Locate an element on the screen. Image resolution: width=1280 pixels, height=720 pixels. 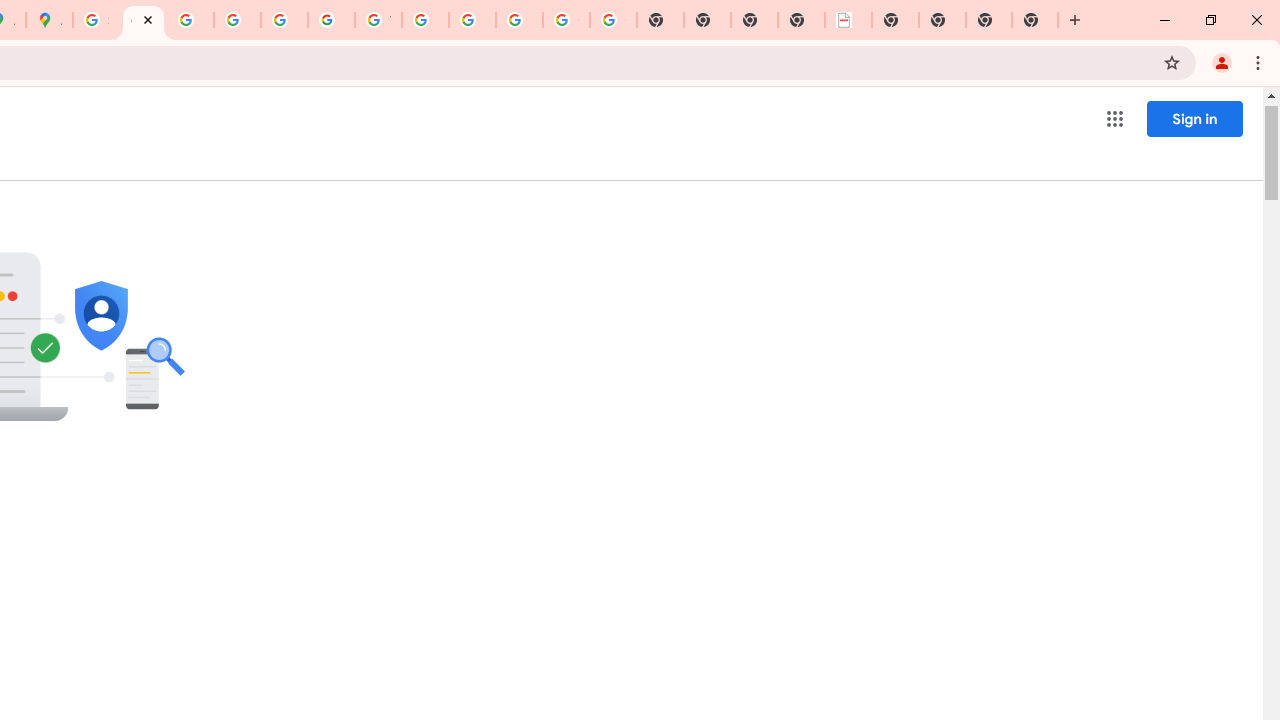
'Privacy Help Center - Policies Help' is located at coordinates (190, 20).